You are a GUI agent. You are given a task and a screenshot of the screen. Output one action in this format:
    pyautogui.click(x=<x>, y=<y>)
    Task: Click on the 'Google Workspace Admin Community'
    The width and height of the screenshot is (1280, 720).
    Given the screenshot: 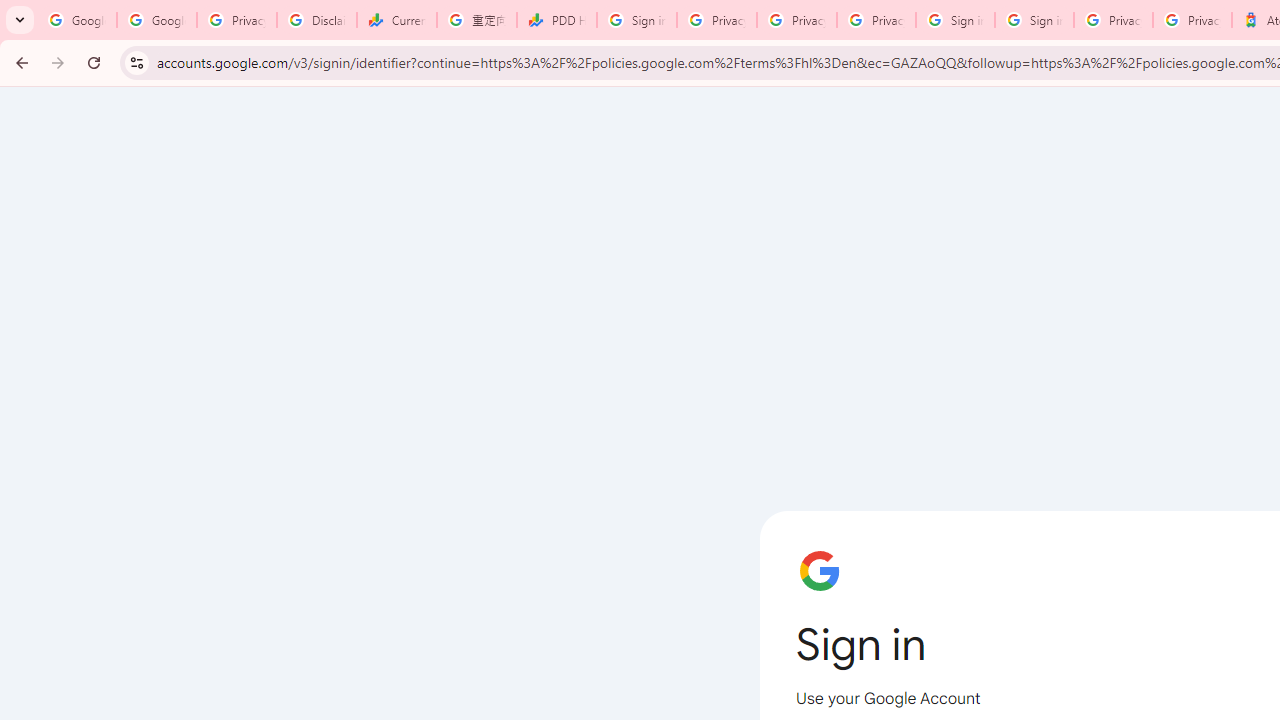 What is the action you would take?
    pyautogui.click(x=76, y=20)
    